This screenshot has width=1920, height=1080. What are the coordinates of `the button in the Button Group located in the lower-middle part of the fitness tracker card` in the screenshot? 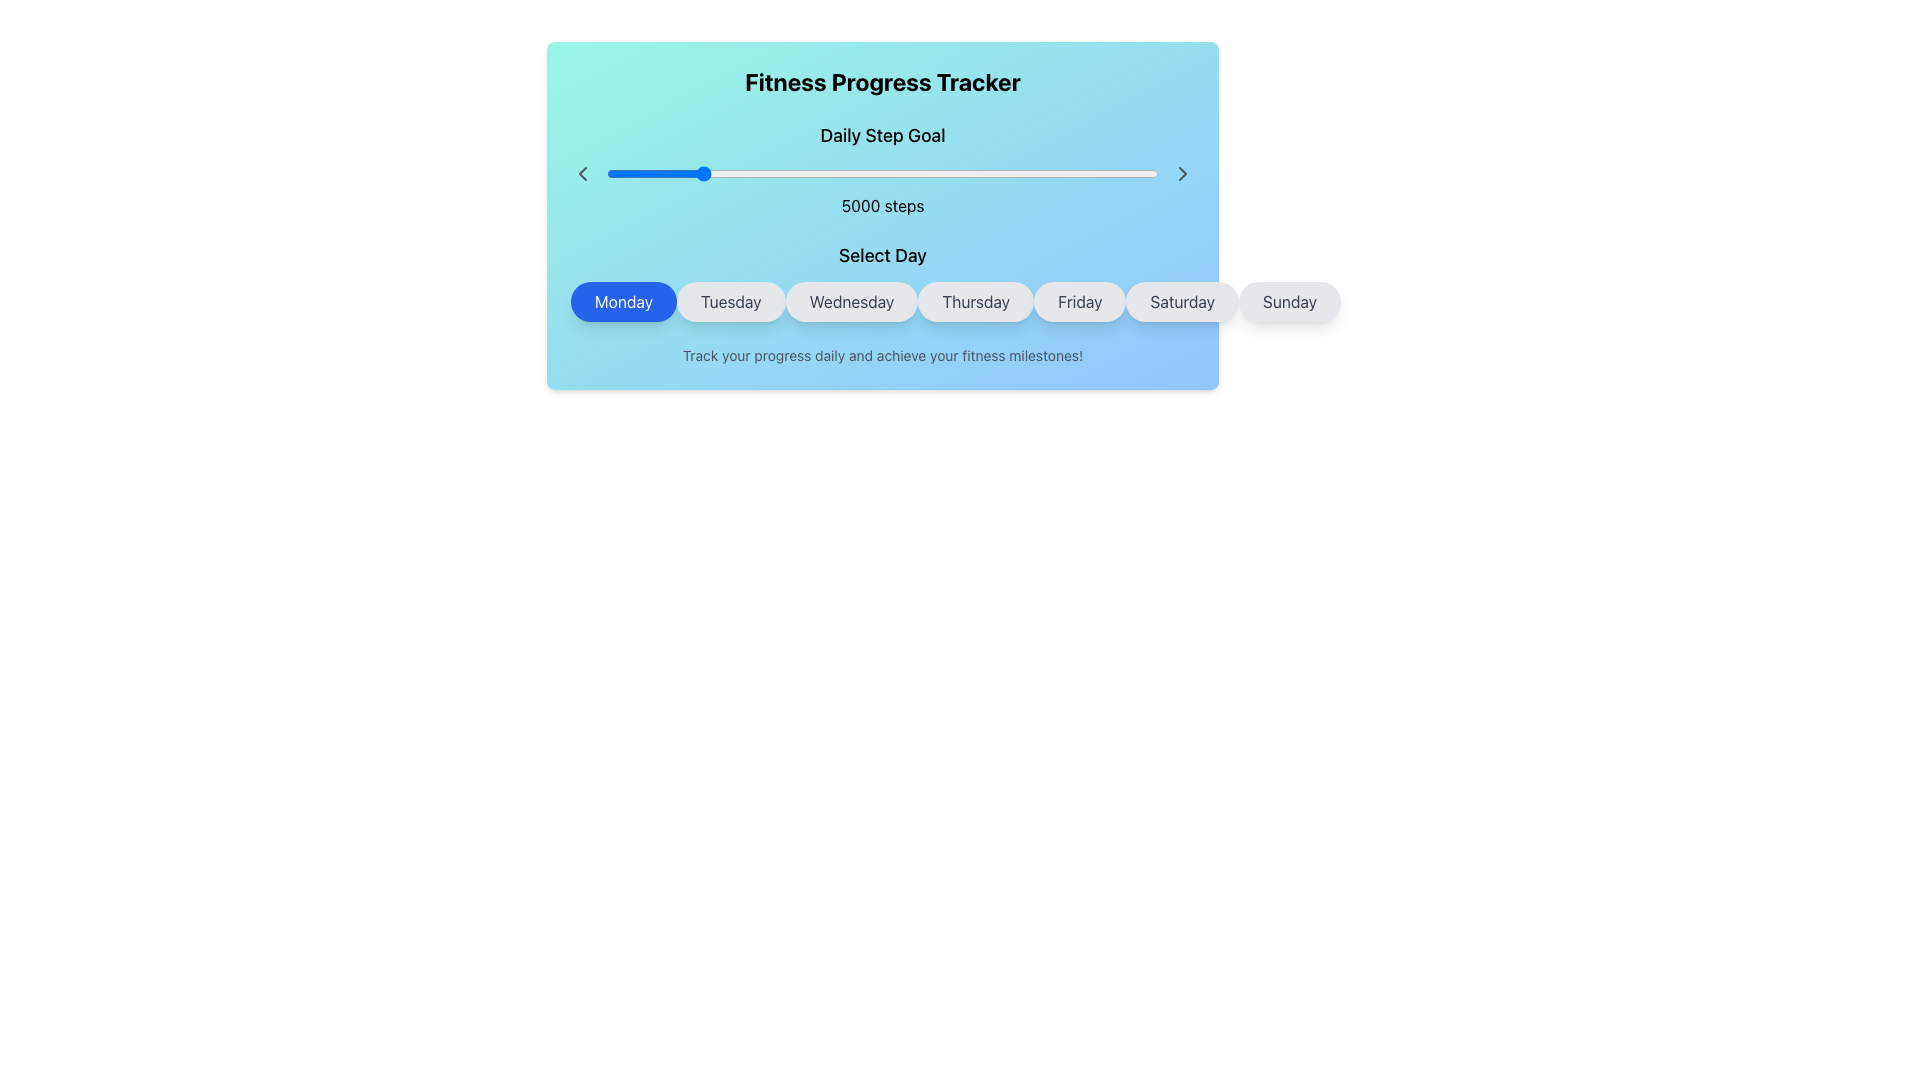 It's located at (882, 281).